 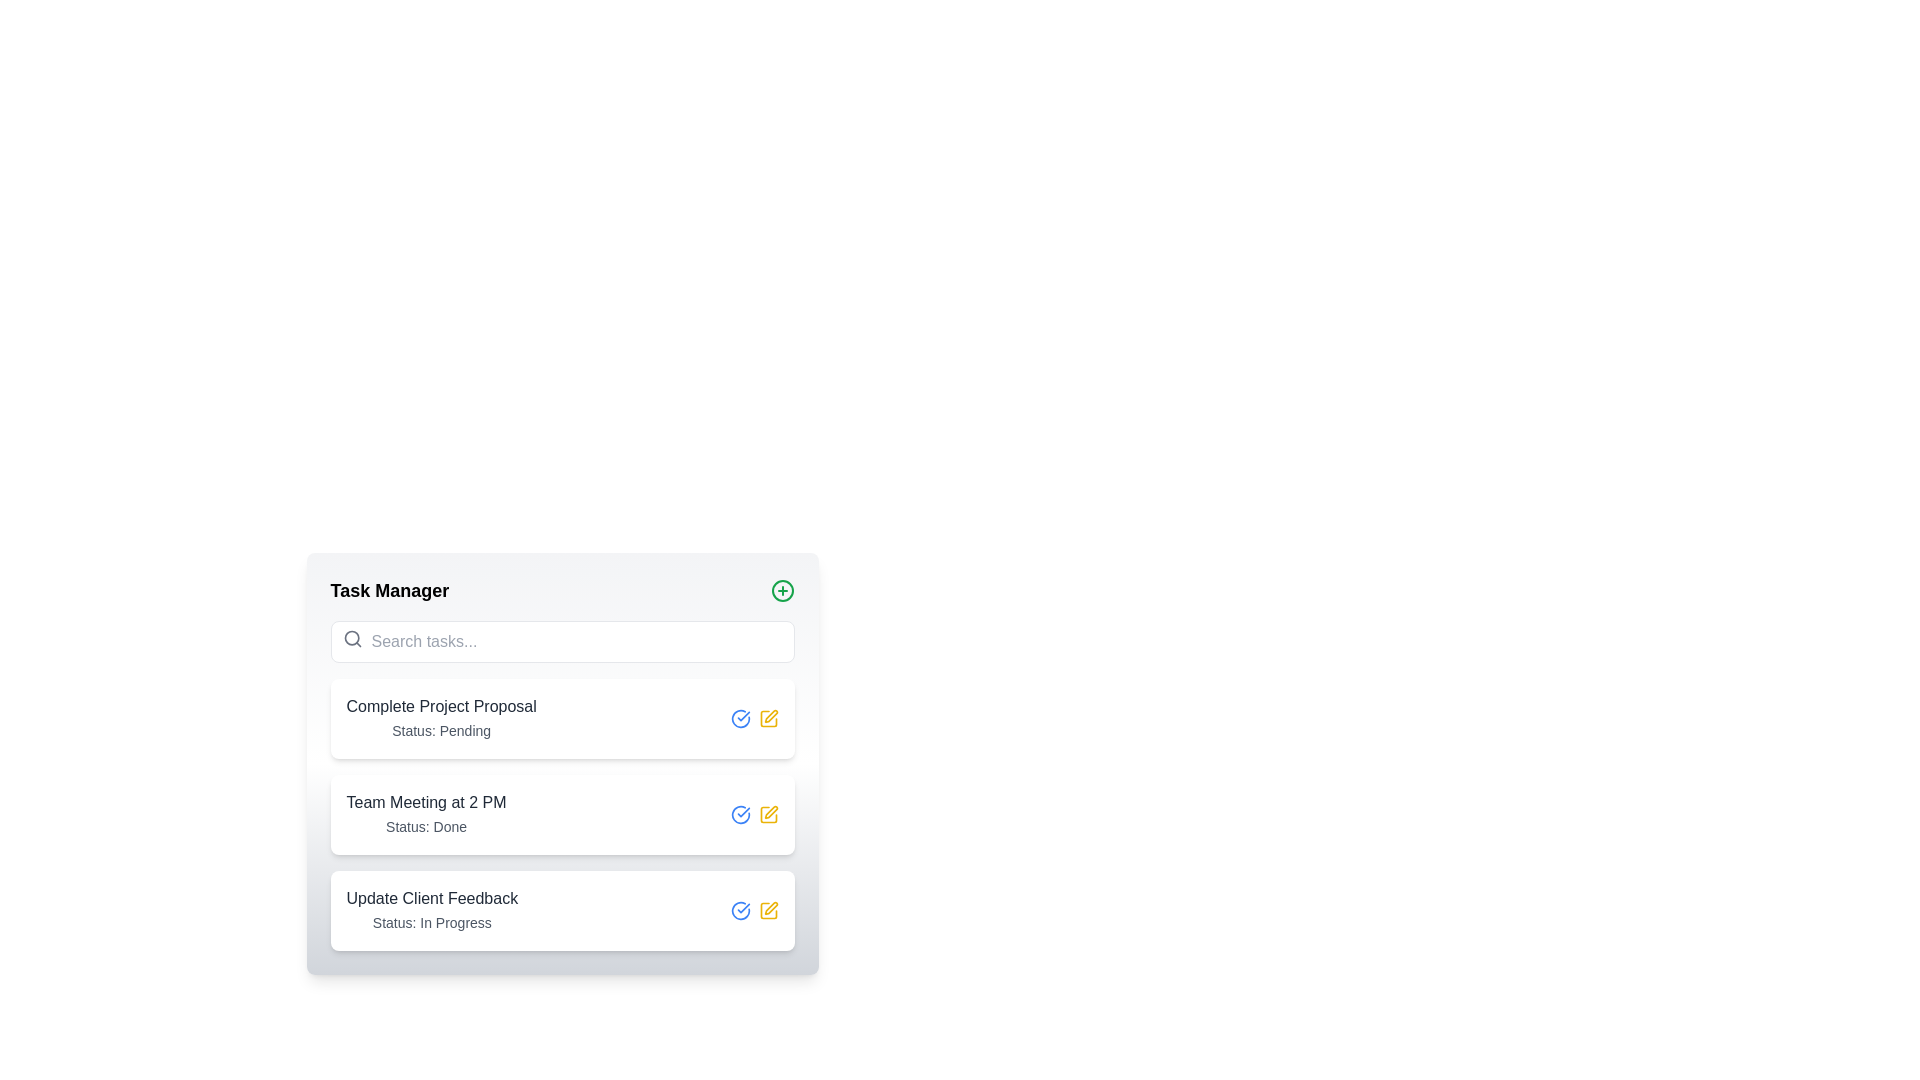 What do you see at coordinates (767, 717) in the screenshot?
I see `the yellow geometric icon button resembling a square with a pen, located to the right of the 'Complete Project Proposal' task entry` at bounding box center [767, 717].